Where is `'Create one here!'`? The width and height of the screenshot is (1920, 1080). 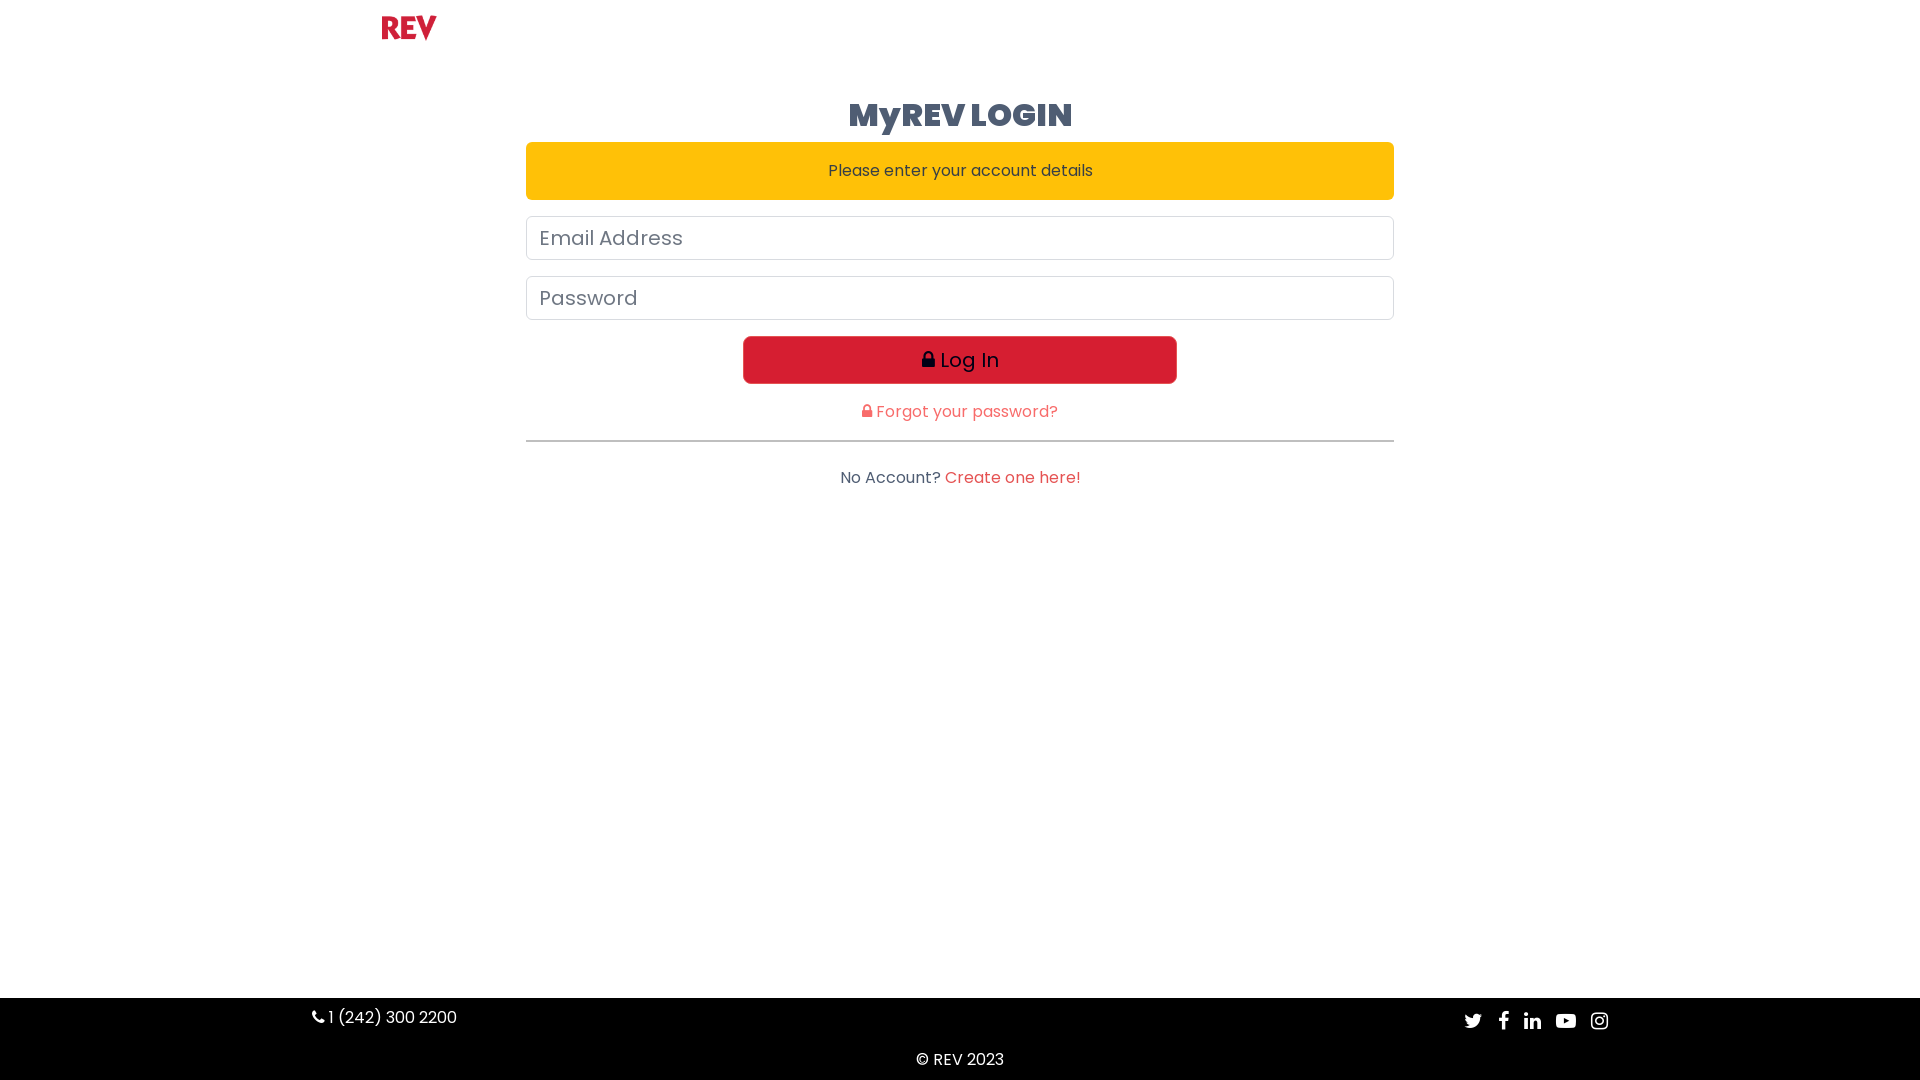
'Create one here!' is located at coordinates (1012, 477).